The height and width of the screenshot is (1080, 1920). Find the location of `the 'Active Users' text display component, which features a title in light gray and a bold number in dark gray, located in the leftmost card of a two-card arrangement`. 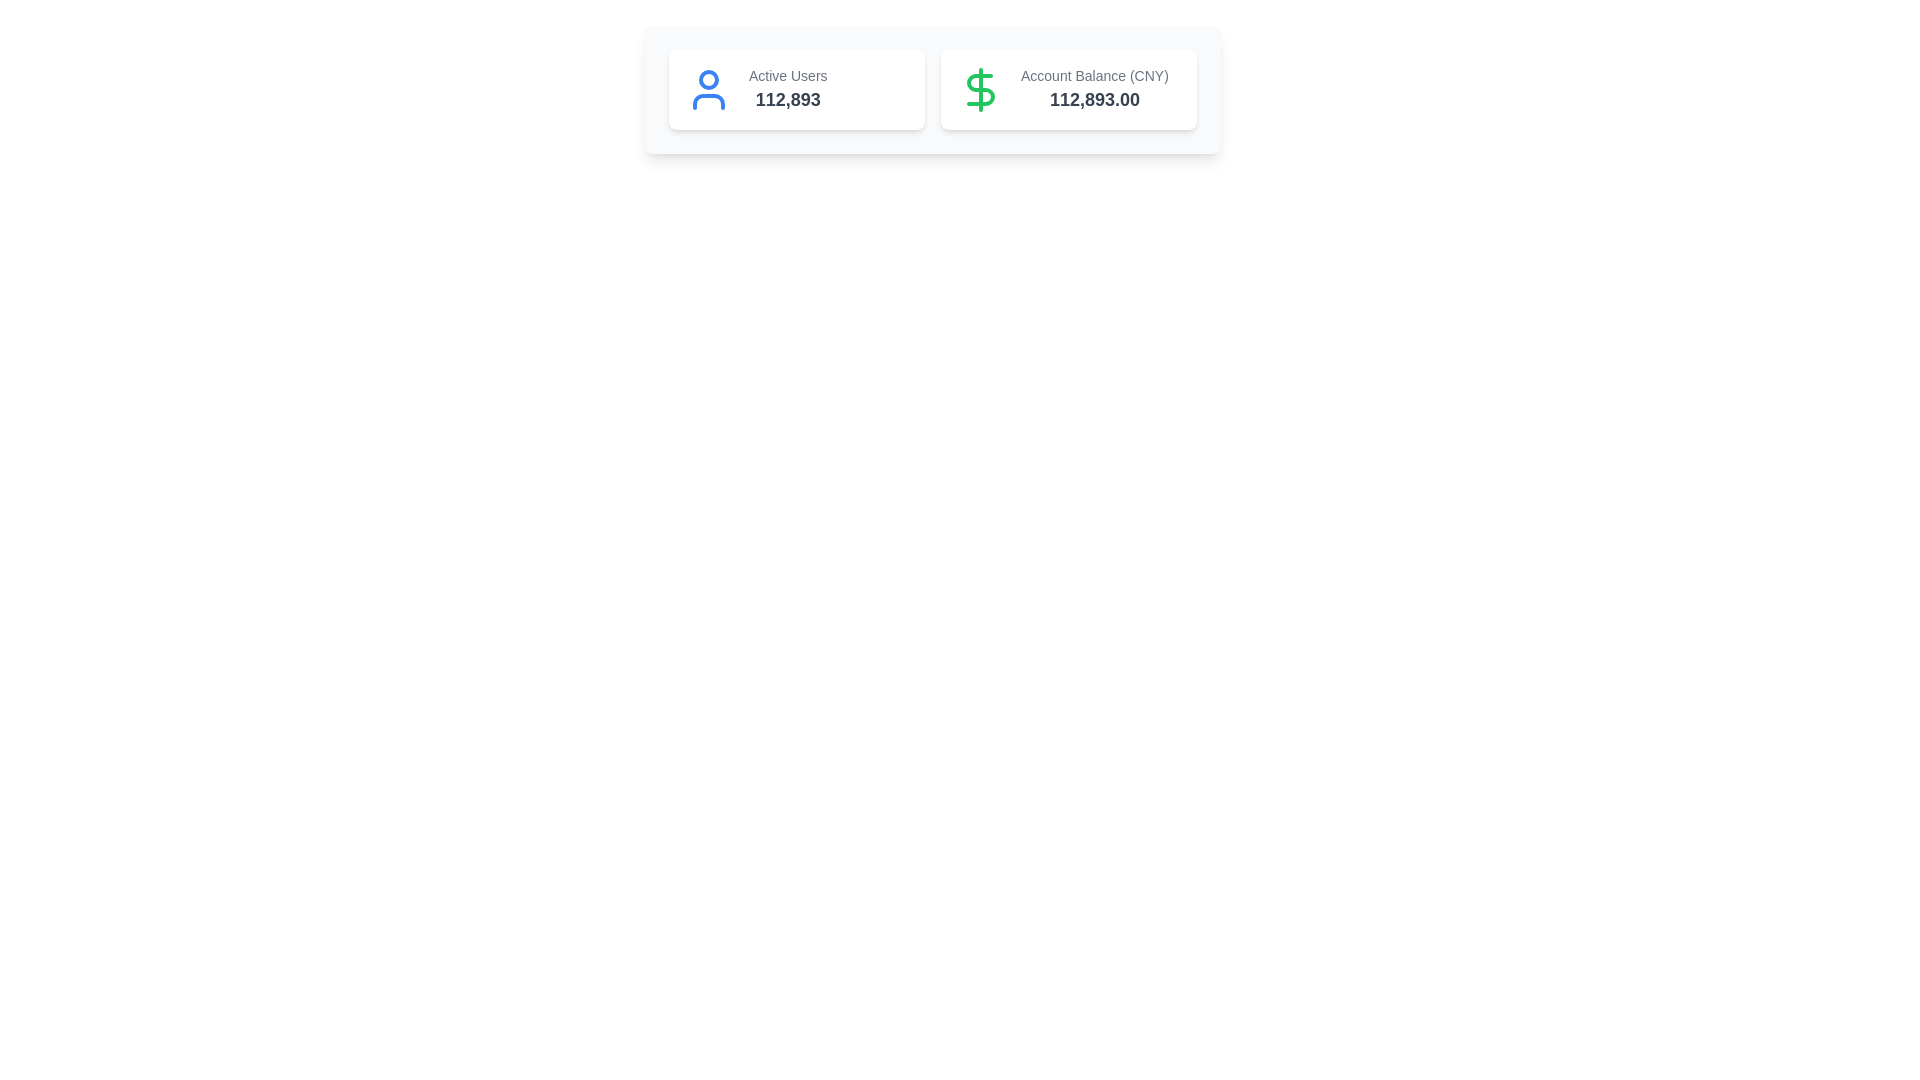

the 'Active Users' text display component, which features a title in light gray and a bold number in dark gray, located in the leftmost card of a two-card arrangement is located at coordinates (787, 88).